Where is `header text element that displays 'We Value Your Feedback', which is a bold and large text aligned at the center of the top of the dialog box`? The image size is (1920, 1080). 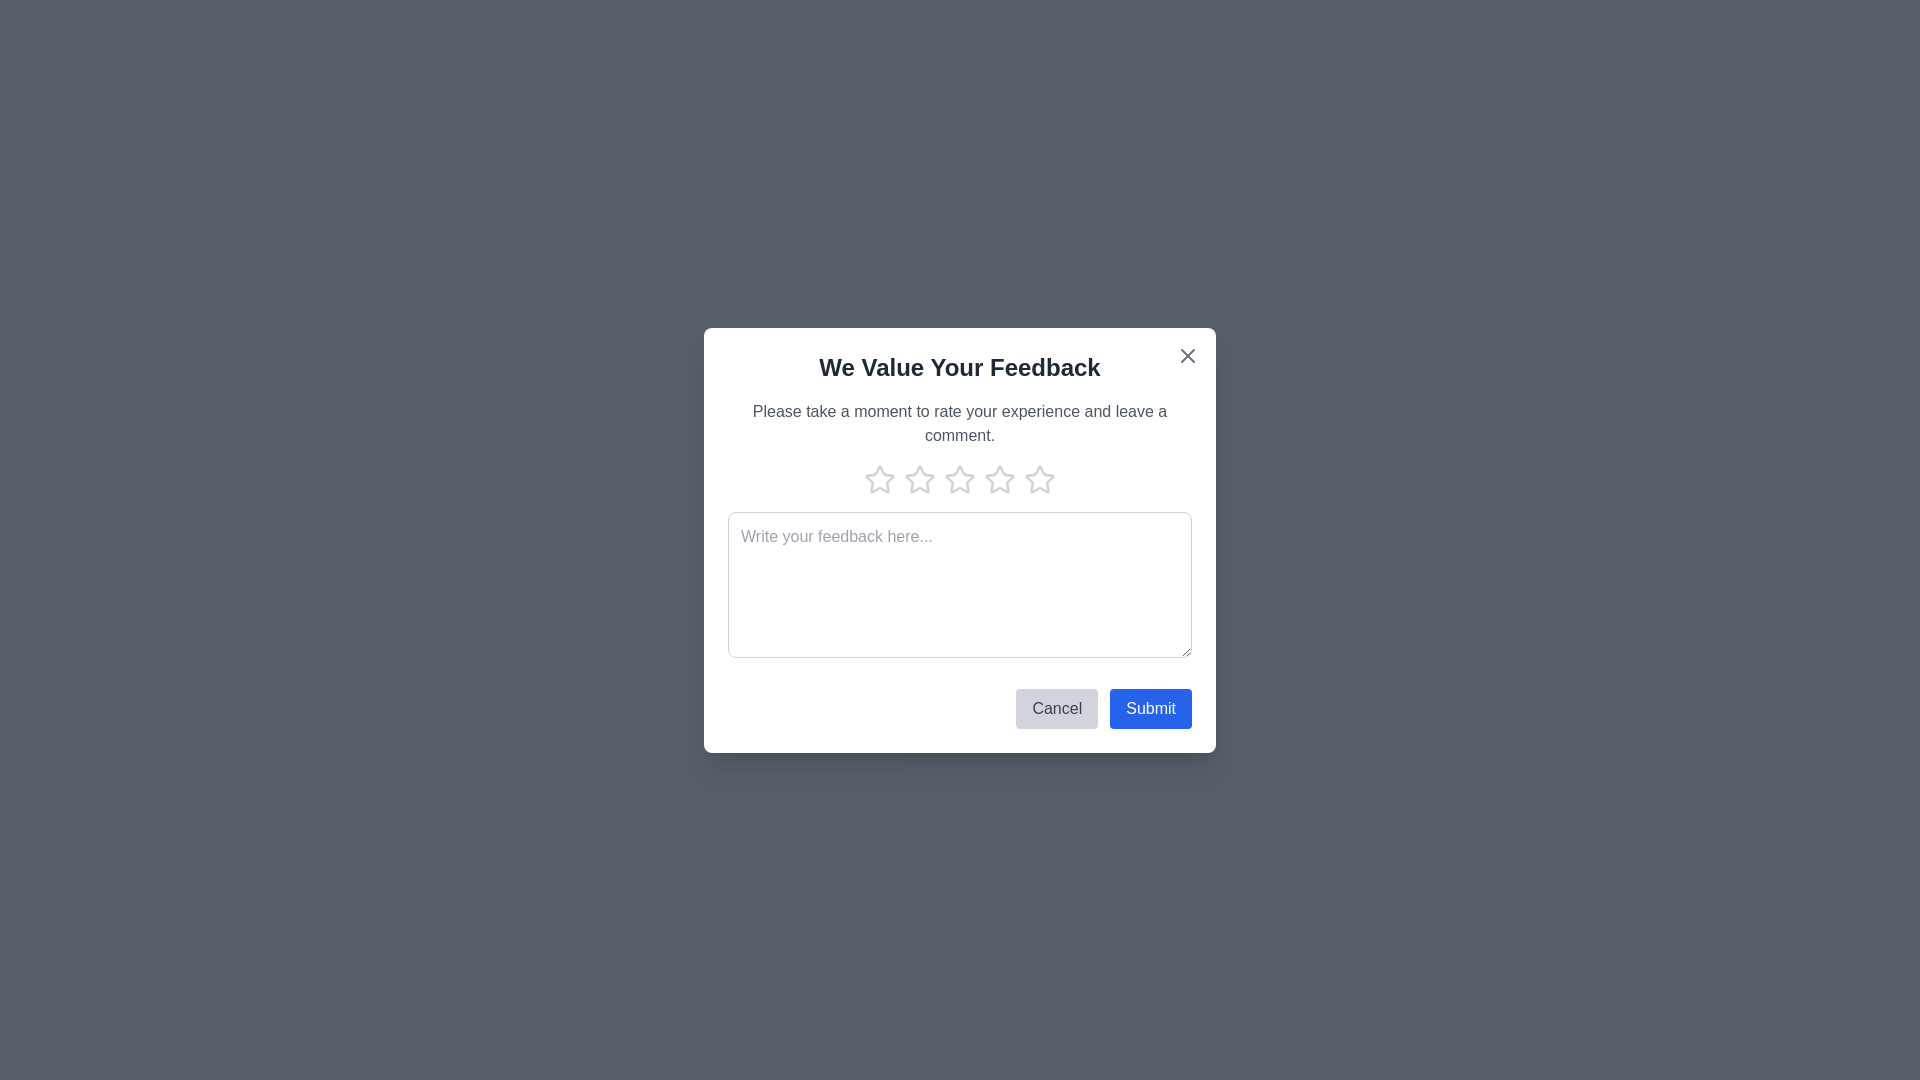
header text element that displays 'We Value Your Feedback', which is a bold and large text aligned at the center of the top of the dialog box is located at coordinates (960, 367).